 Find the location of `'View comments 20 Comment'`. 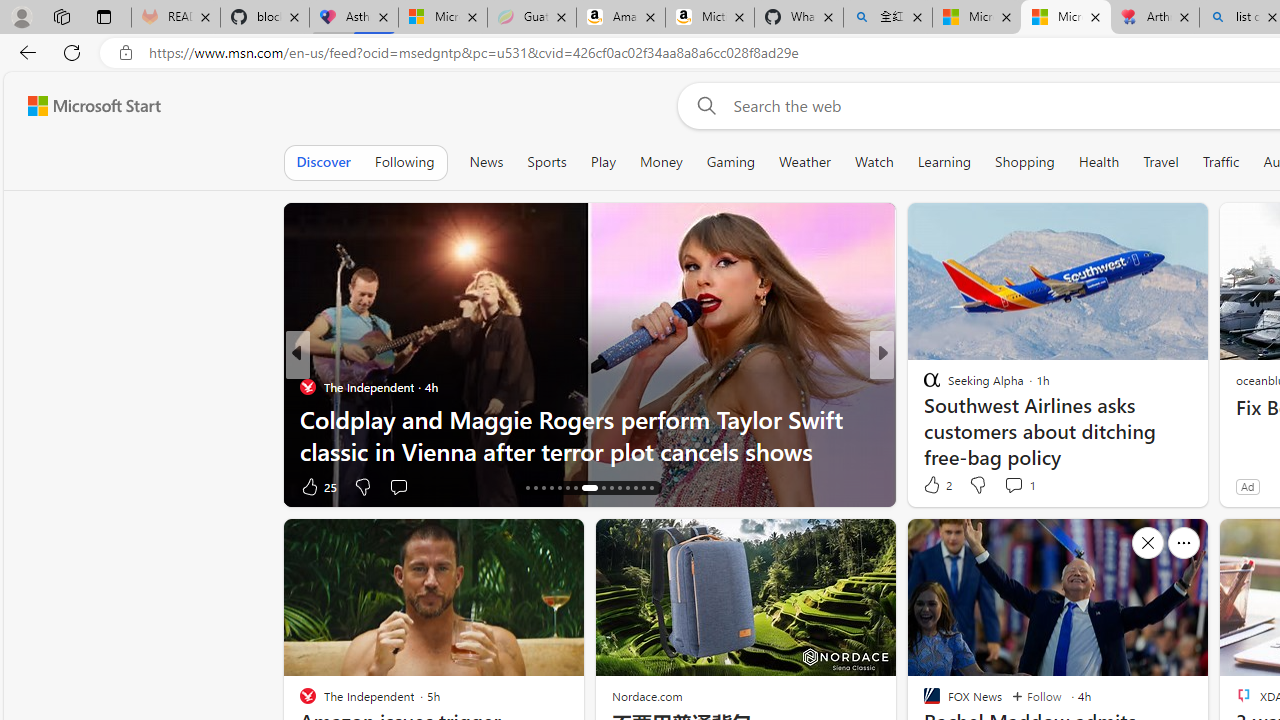

'View comments 20 Comment' is located at coordinates (1020, 486).